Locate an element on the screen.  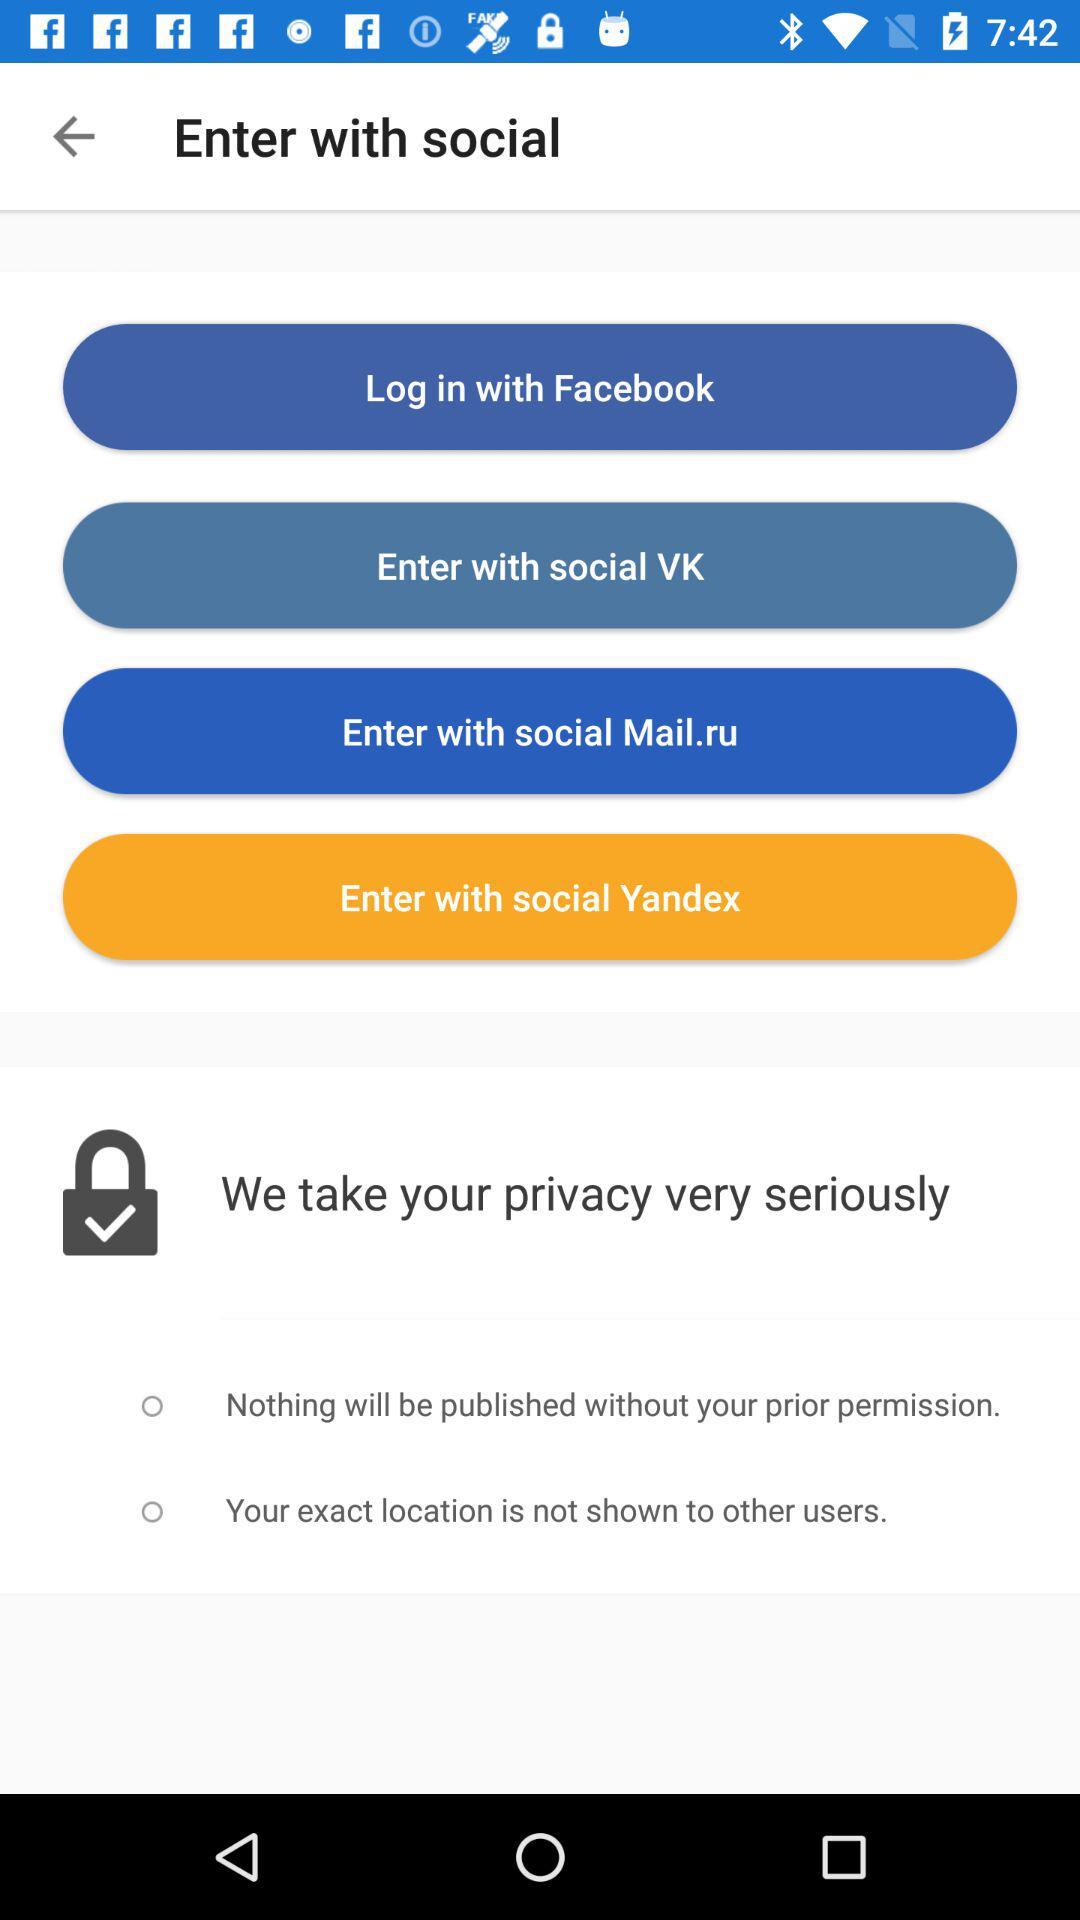
item above the enter with social is located at coordinates (540, 387).